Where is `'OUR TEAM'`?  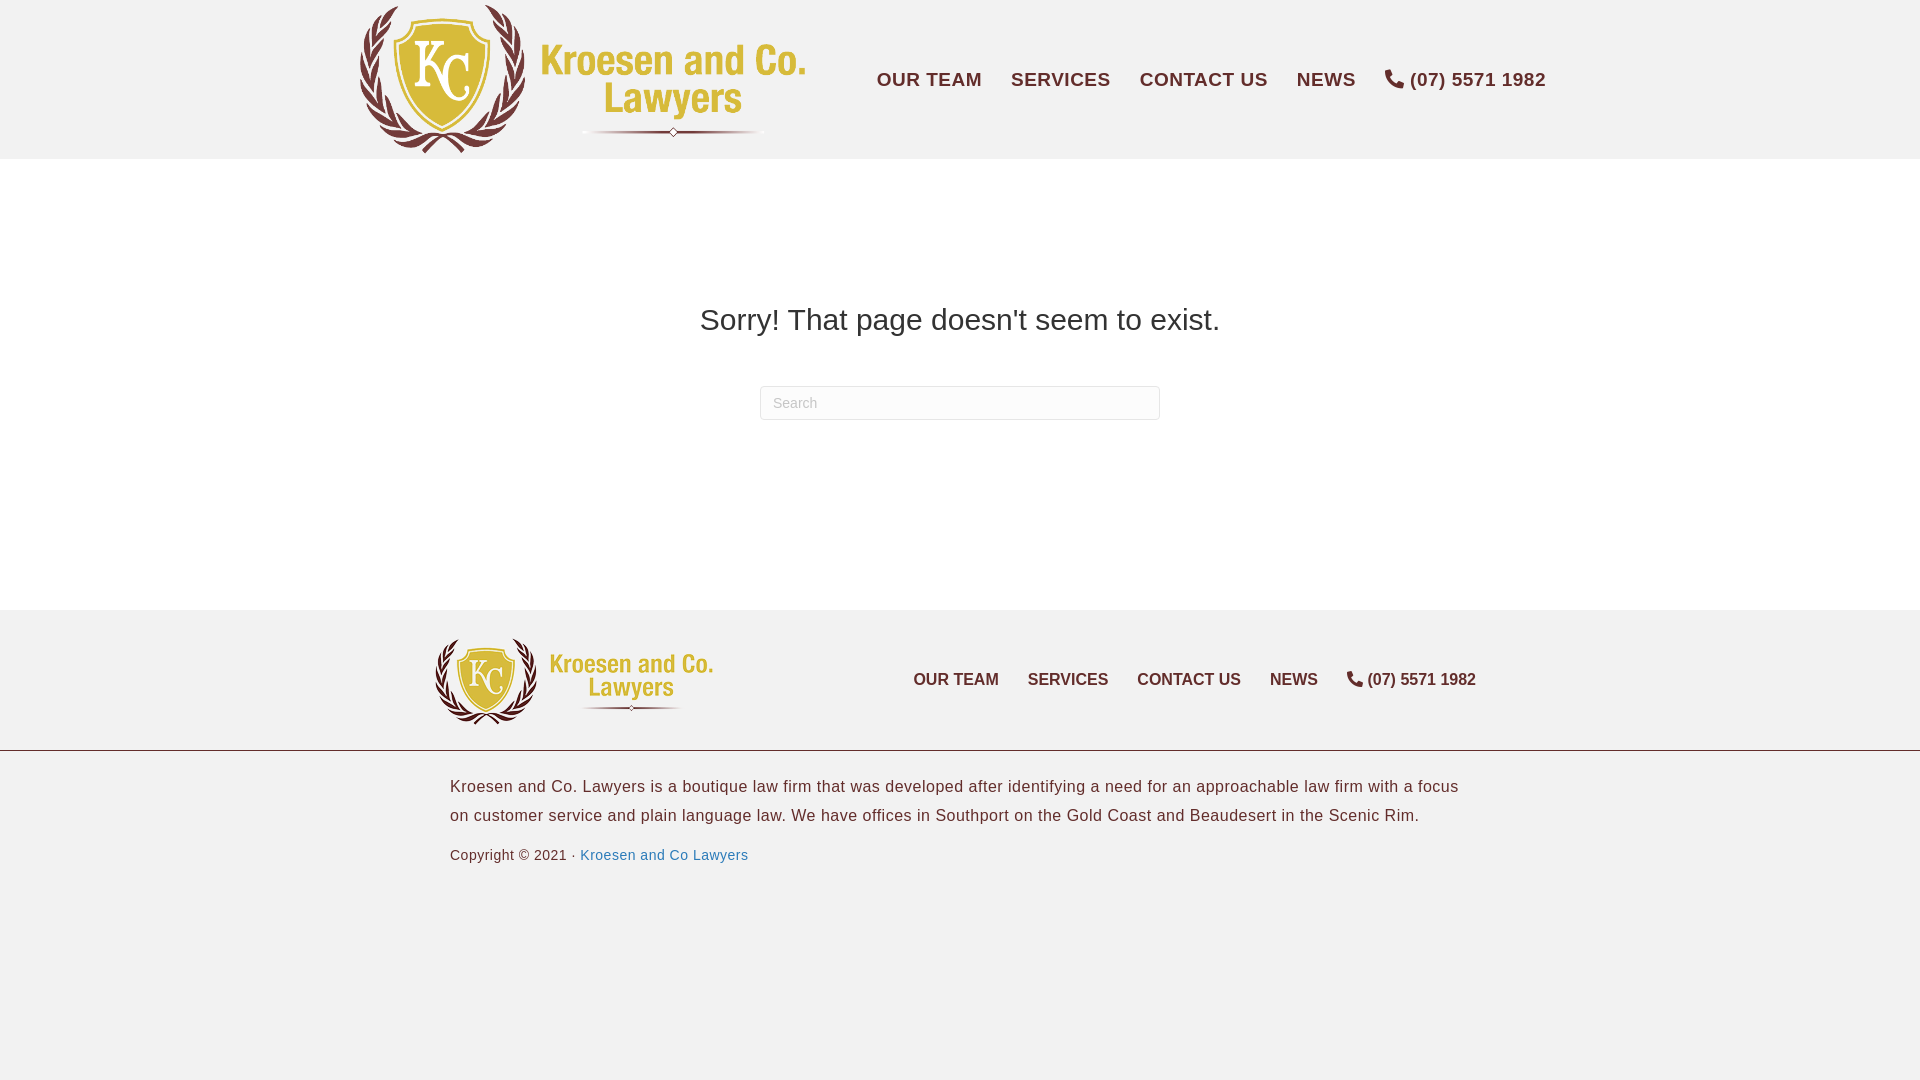
'OUR TEAM' is located at coordinates (928, 78).